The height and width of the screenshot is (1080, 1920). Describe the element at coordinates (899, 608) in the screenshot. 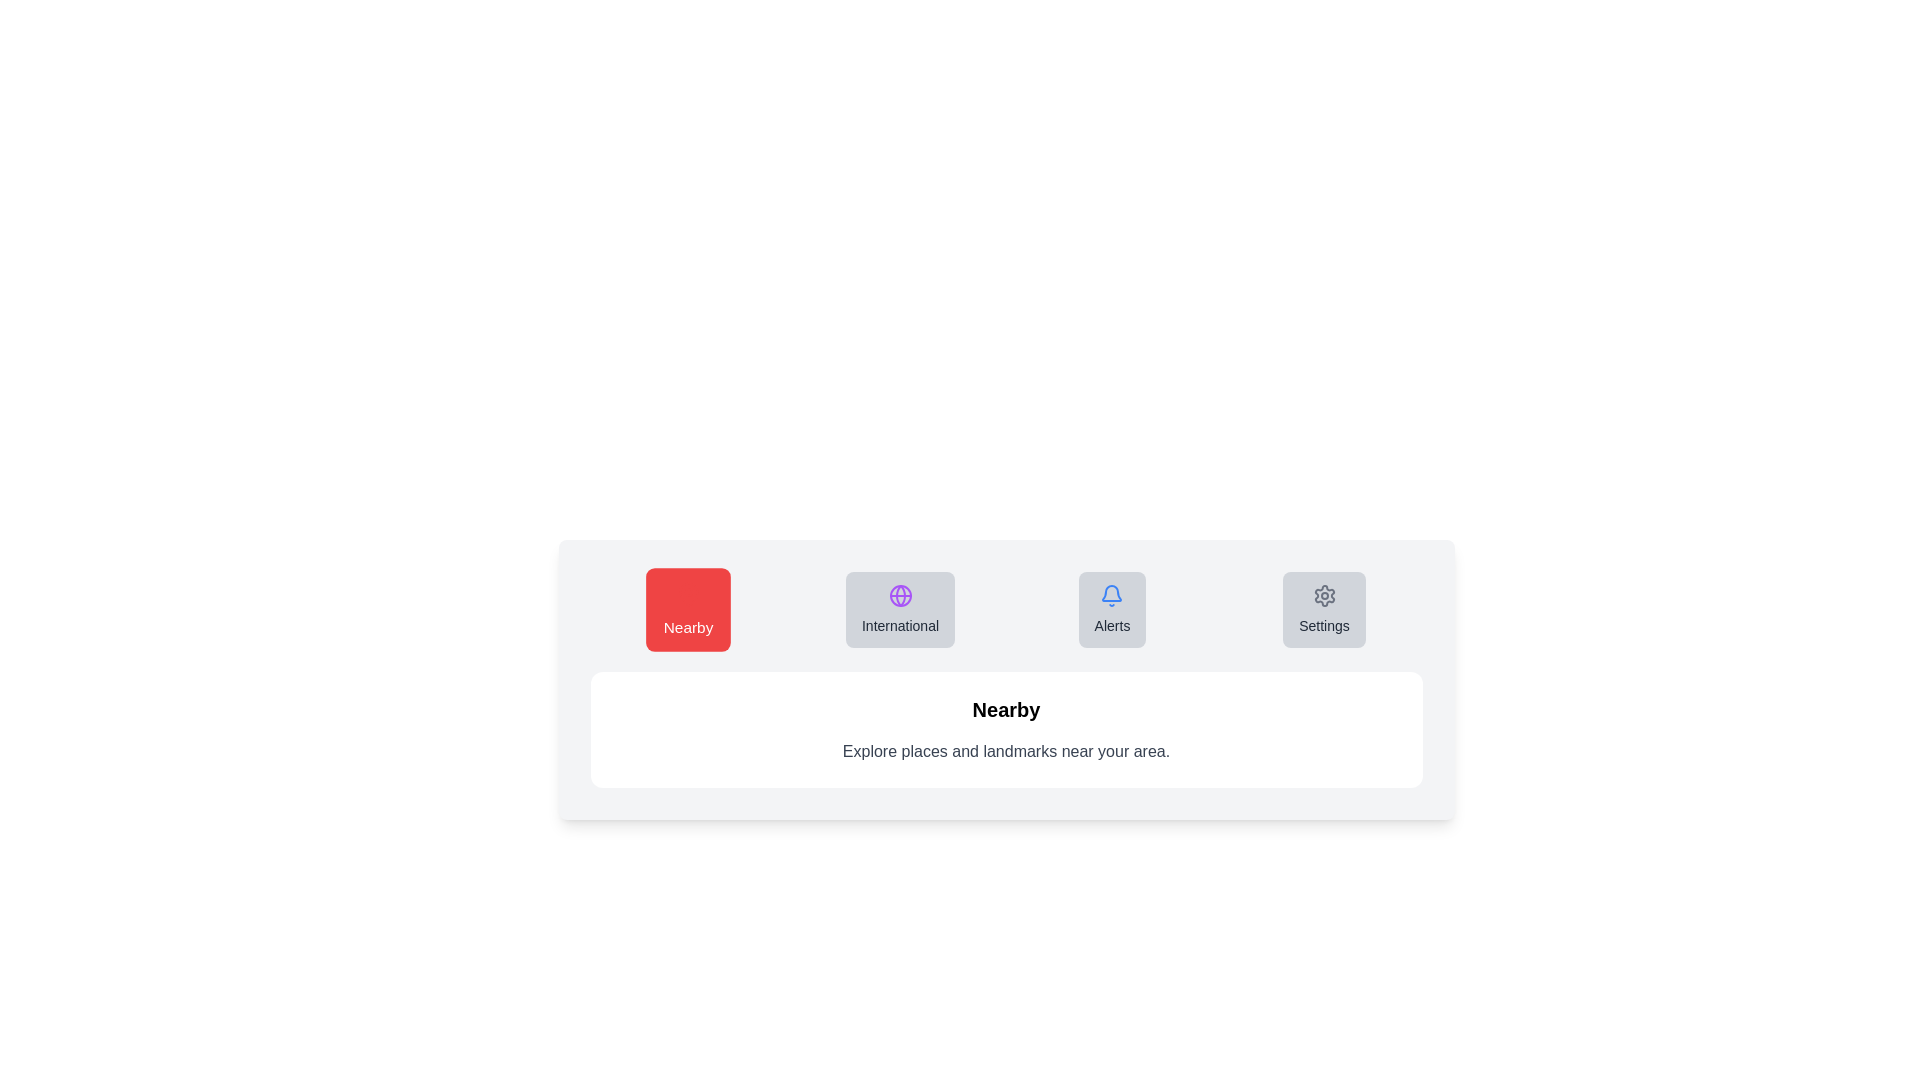

I see `the tab labeled International to observe its hover effect` at that location.